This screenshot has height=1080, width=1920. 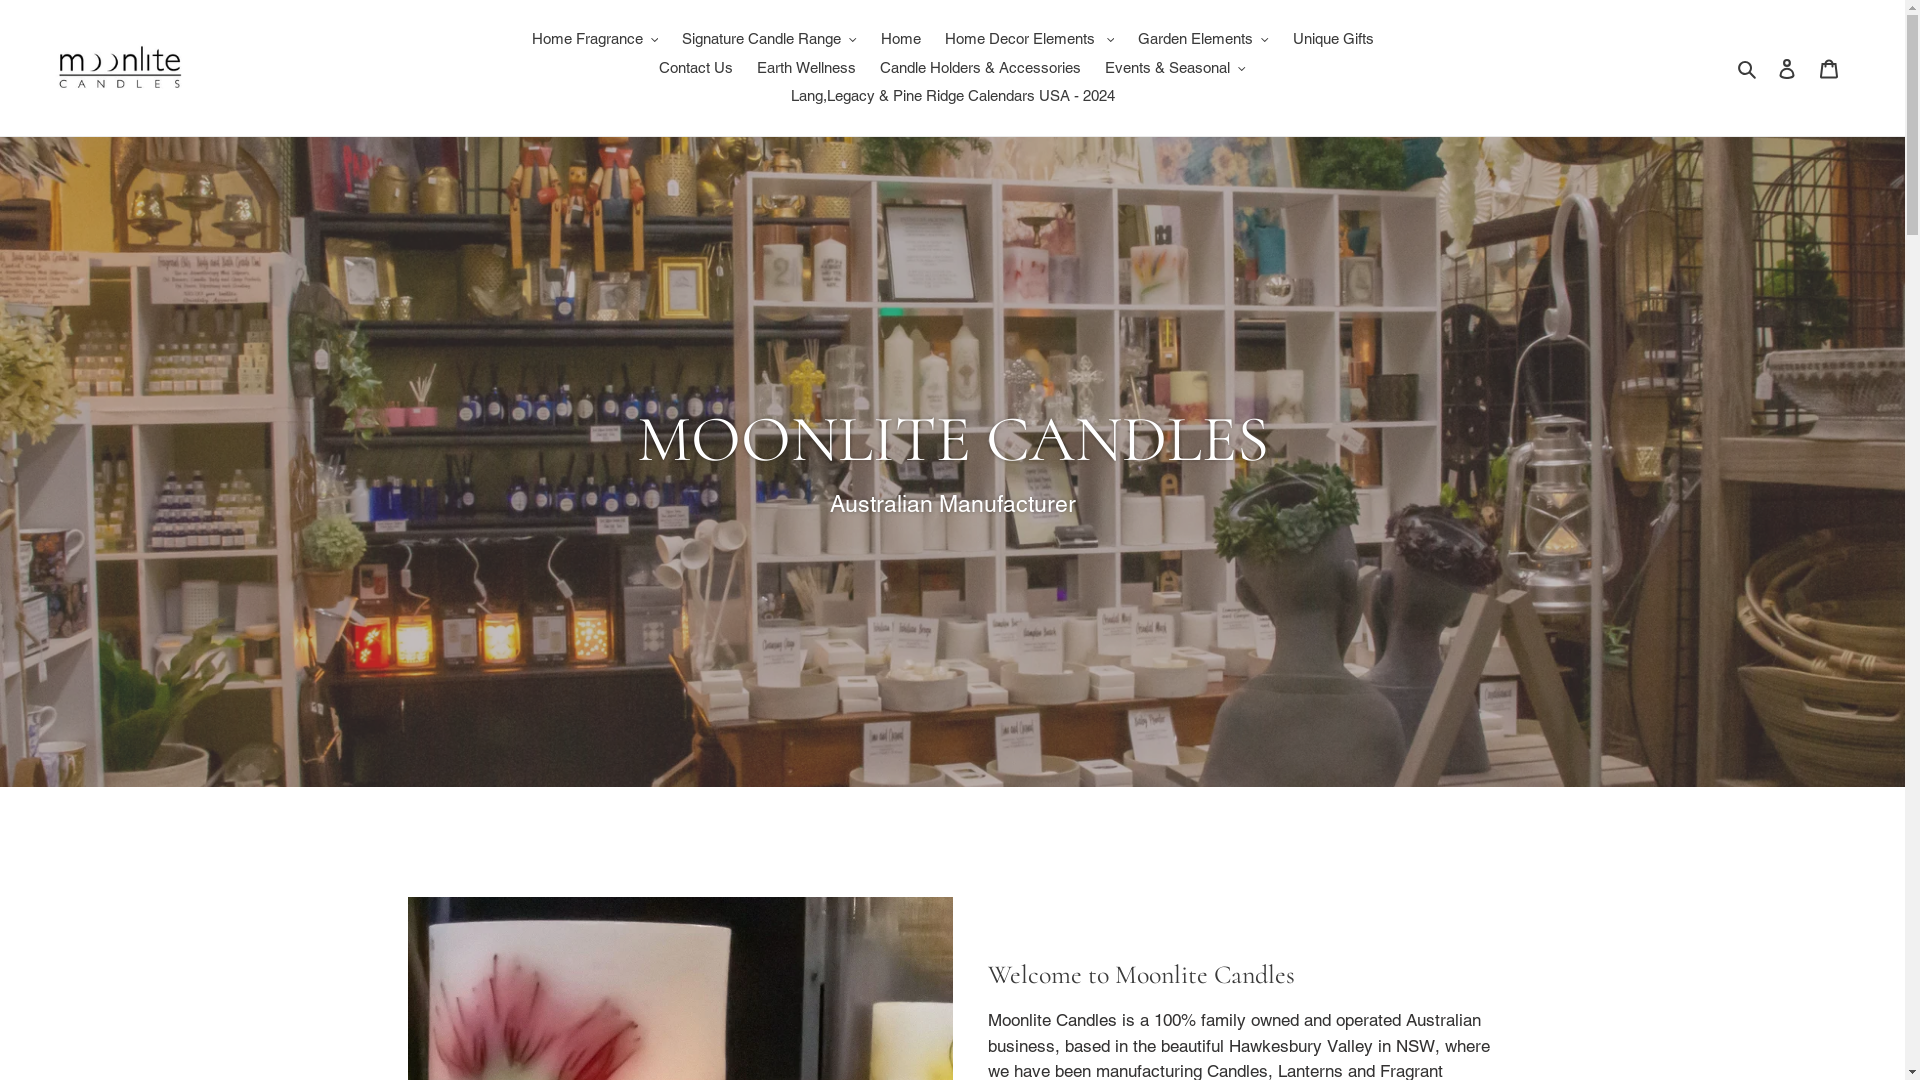 I want to click on 'Lang,Legacy & Pine Ridge Calendars USA - 2024', so click(x=950, y=96).